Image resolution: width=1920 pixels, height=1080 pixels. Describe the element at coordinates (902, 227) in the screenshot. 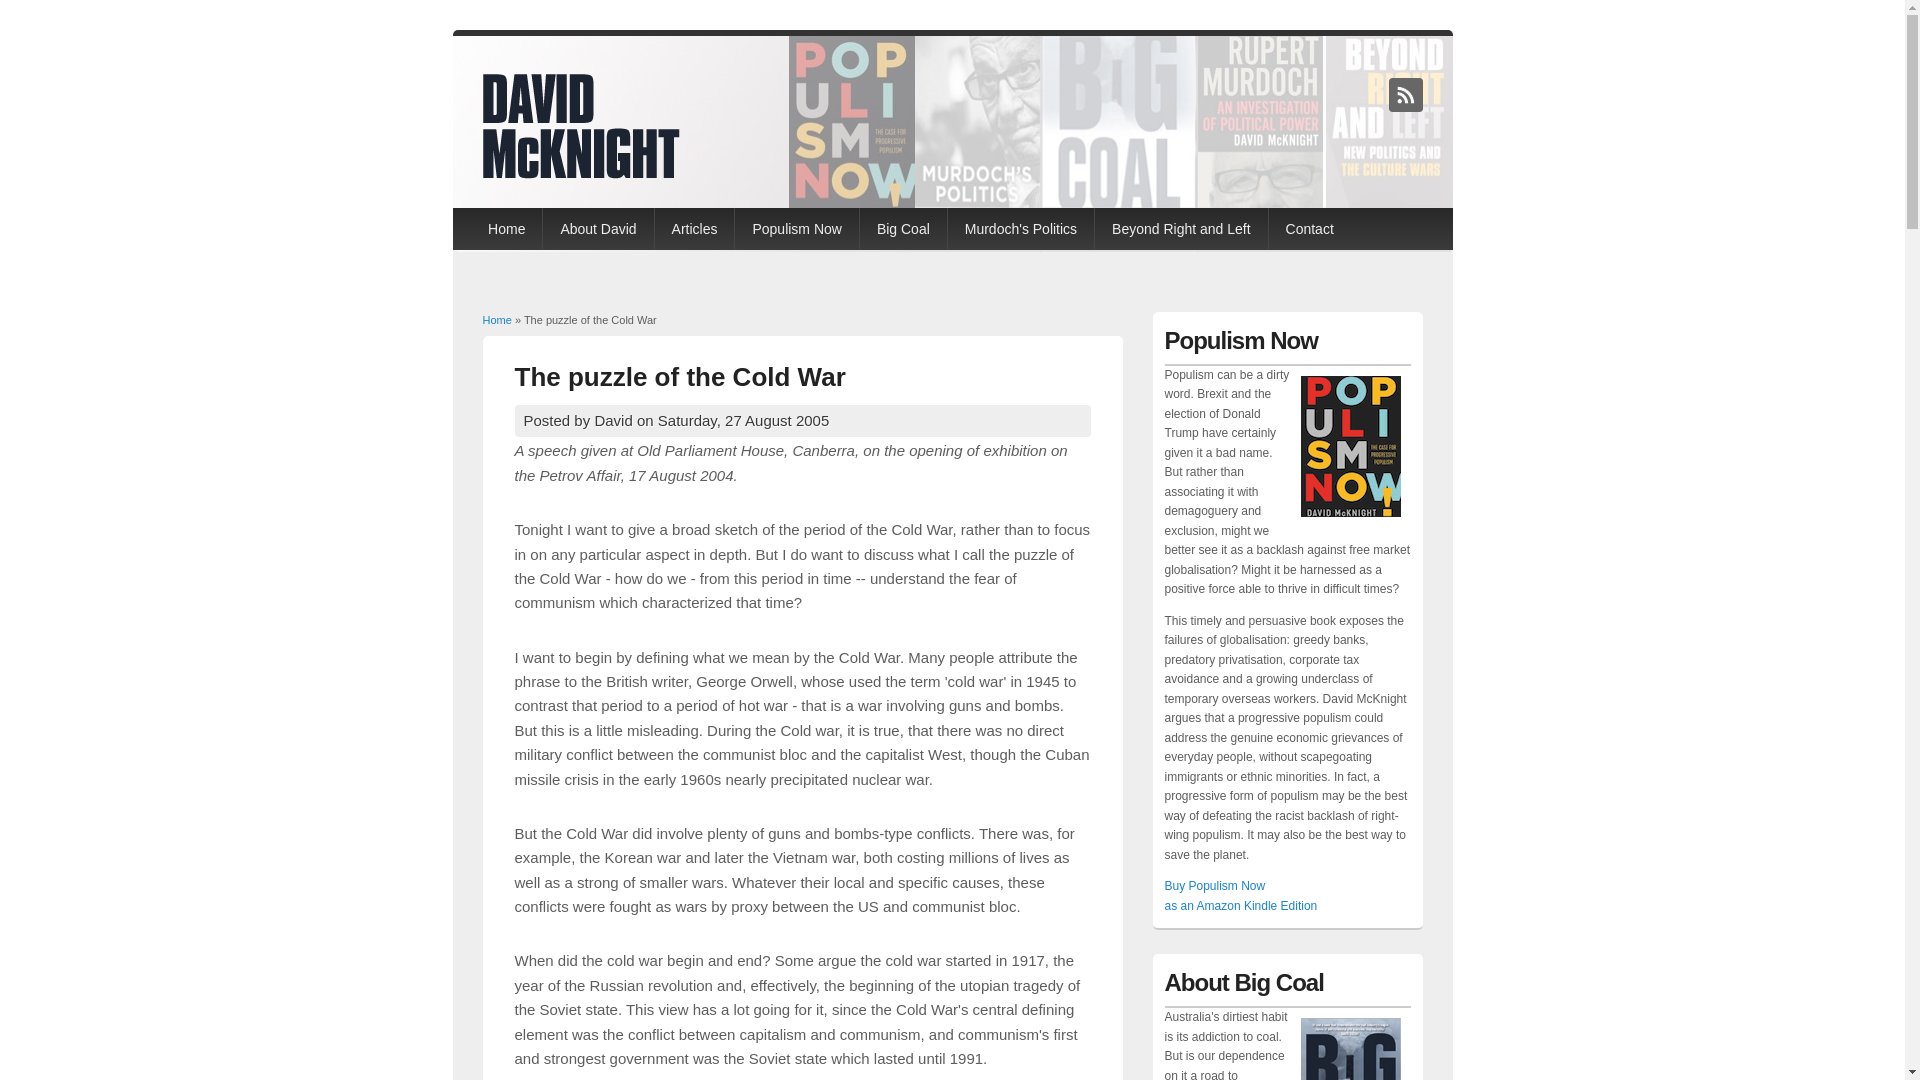

I see `'Big Coal'` at that location.